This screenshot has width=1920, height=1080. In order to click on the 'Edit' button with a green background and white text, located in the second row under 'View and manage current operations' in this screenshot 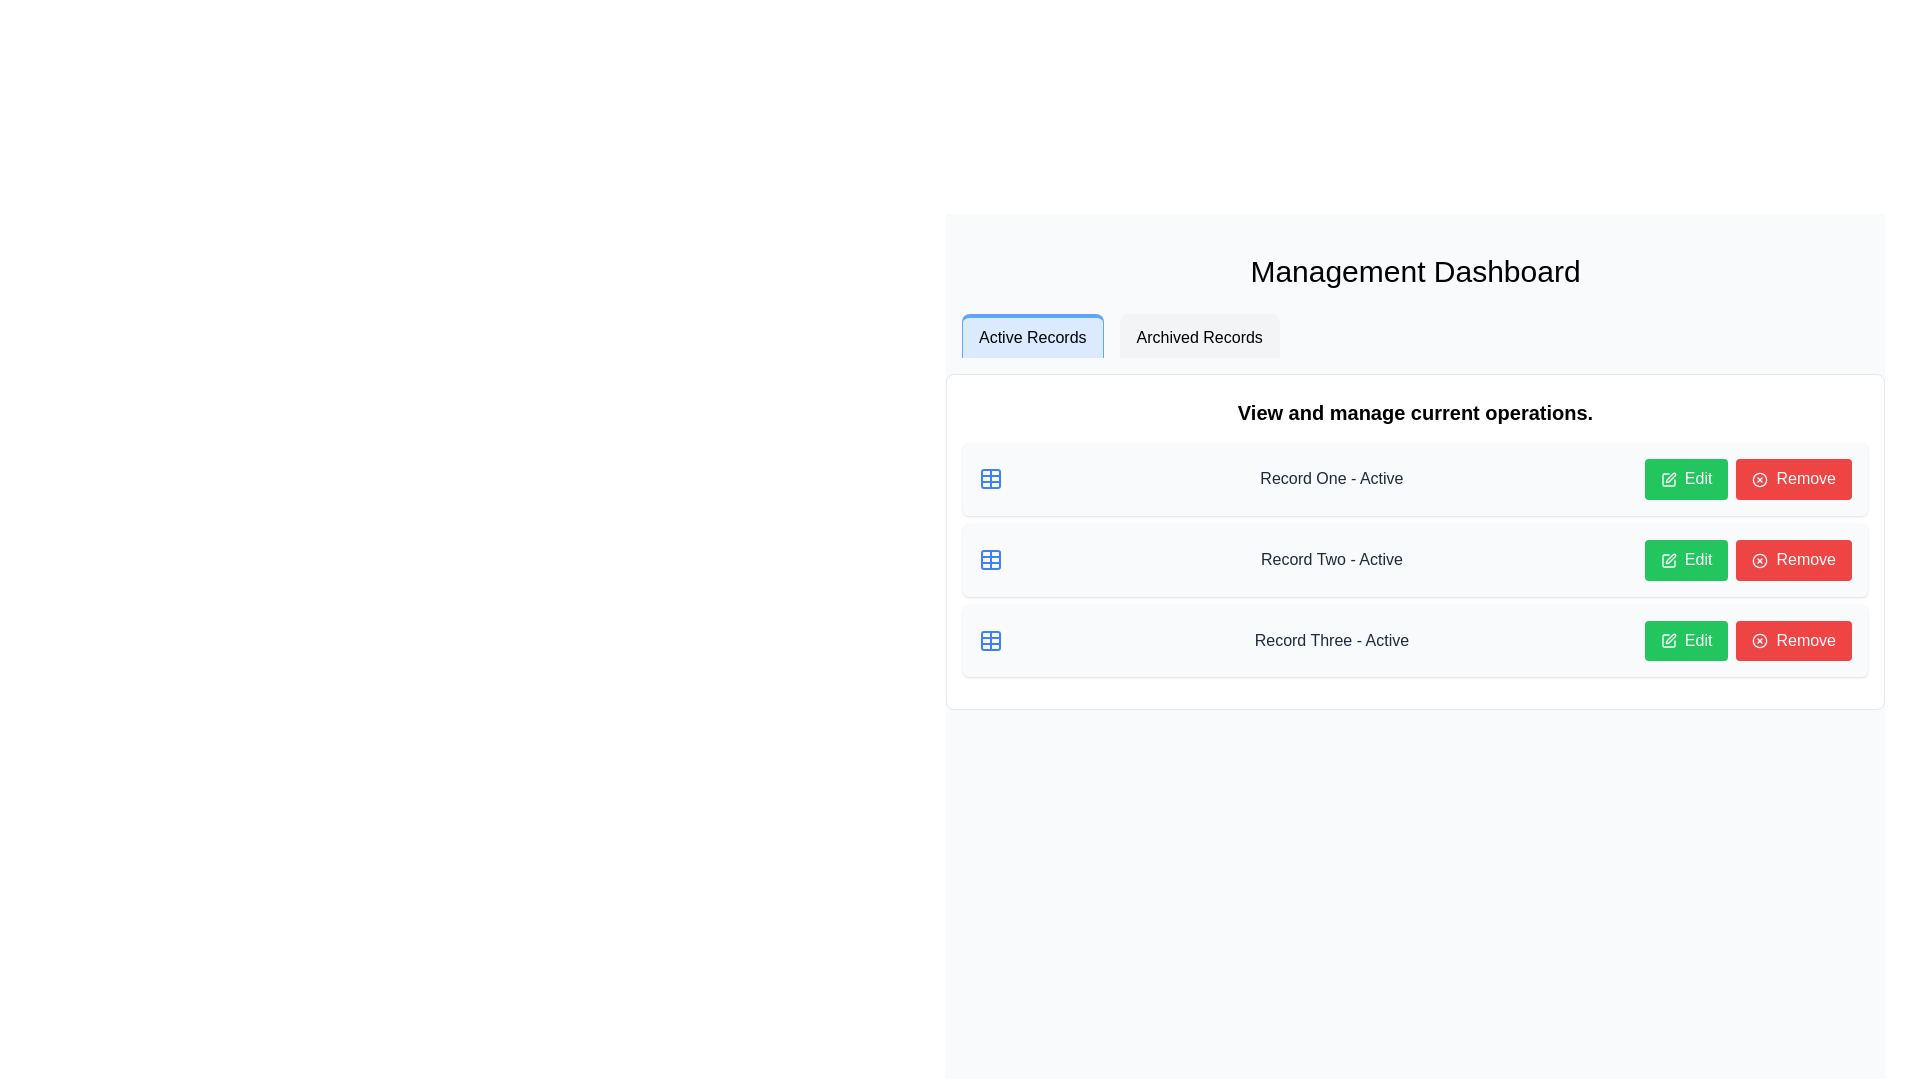, I will do `click(1685, 560)`.